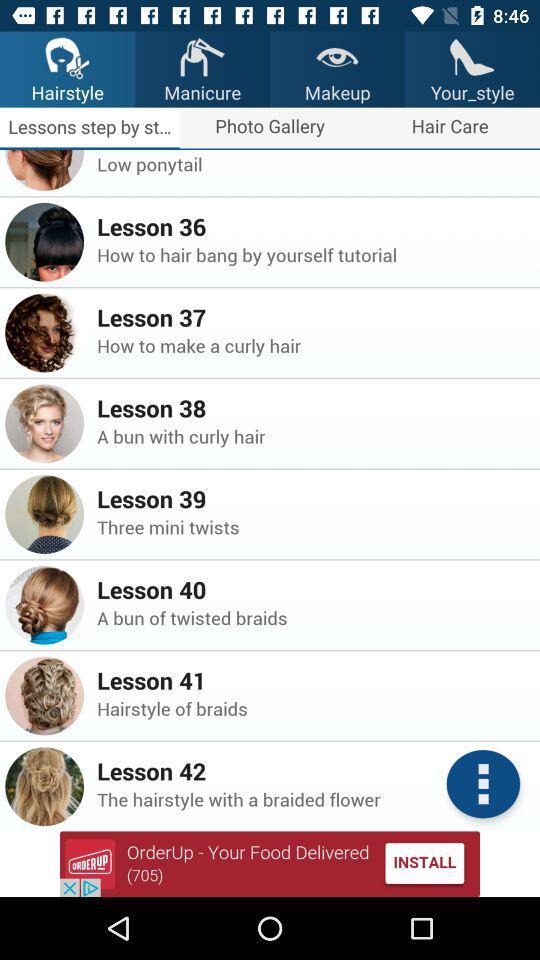 The image size is (540, 960). Describe the element at coordinates (270, 863) in the screenshot. I see `advertisement for app` at that location.